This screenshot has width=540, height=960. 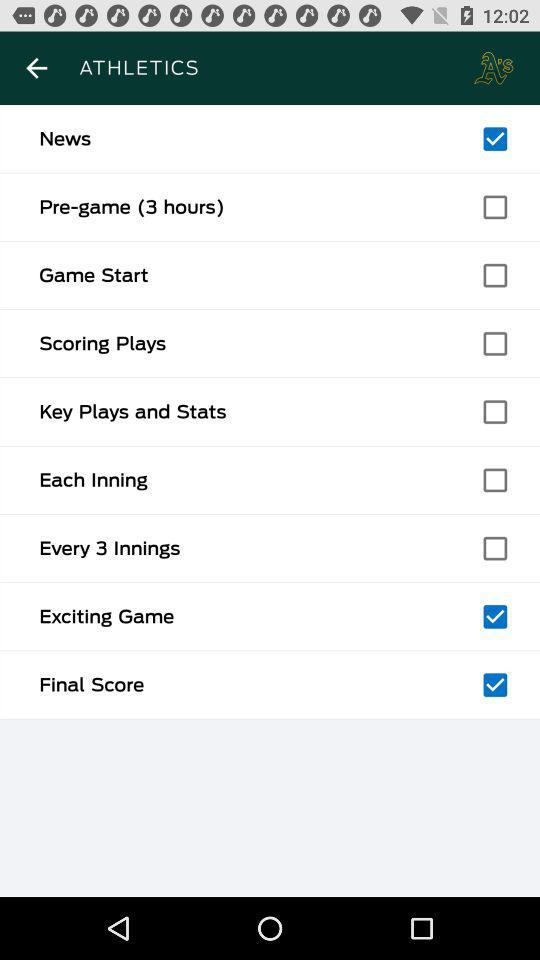 What do you see at coordinates (494, 615) in the screenshot?
I see `score exciting game` at bounding box center [494, 615].